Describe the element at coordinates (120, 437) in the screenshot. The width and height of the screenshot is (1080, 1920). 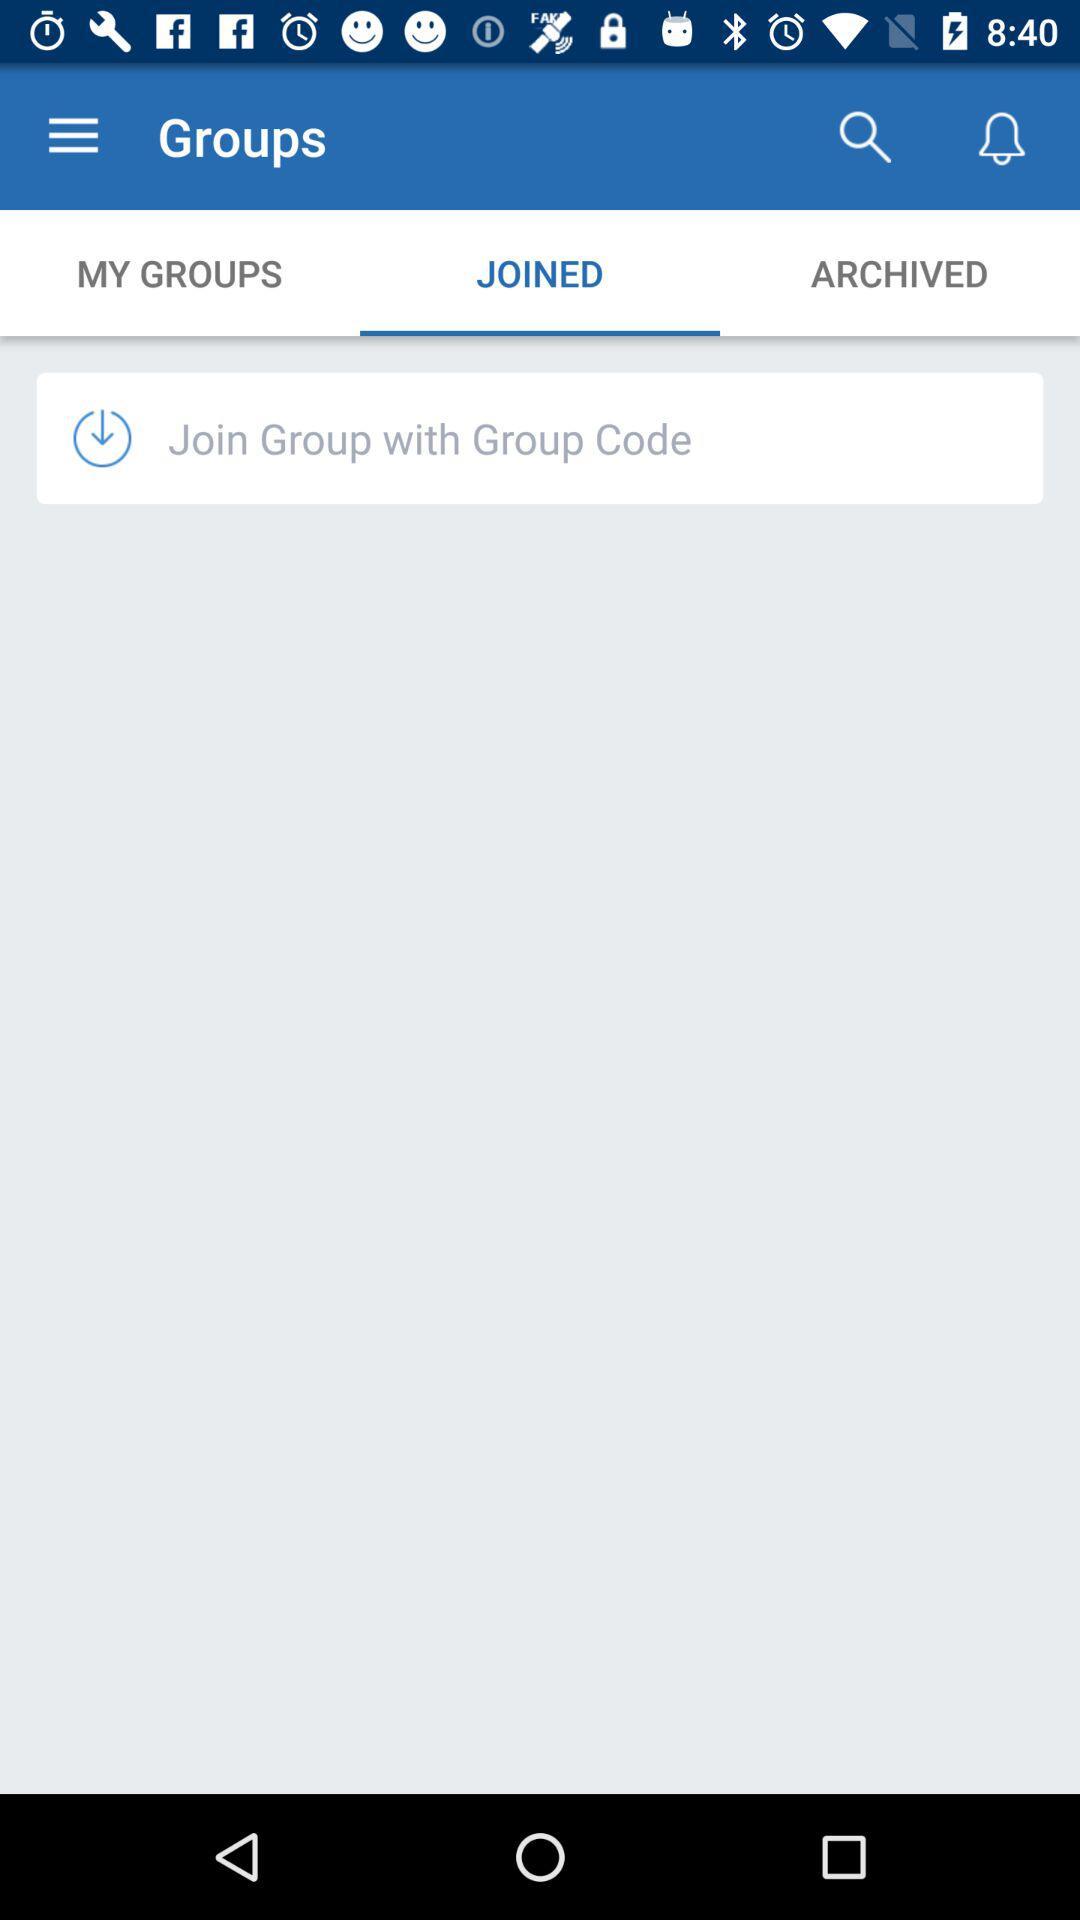
I see `icon below the my groups` at that location.